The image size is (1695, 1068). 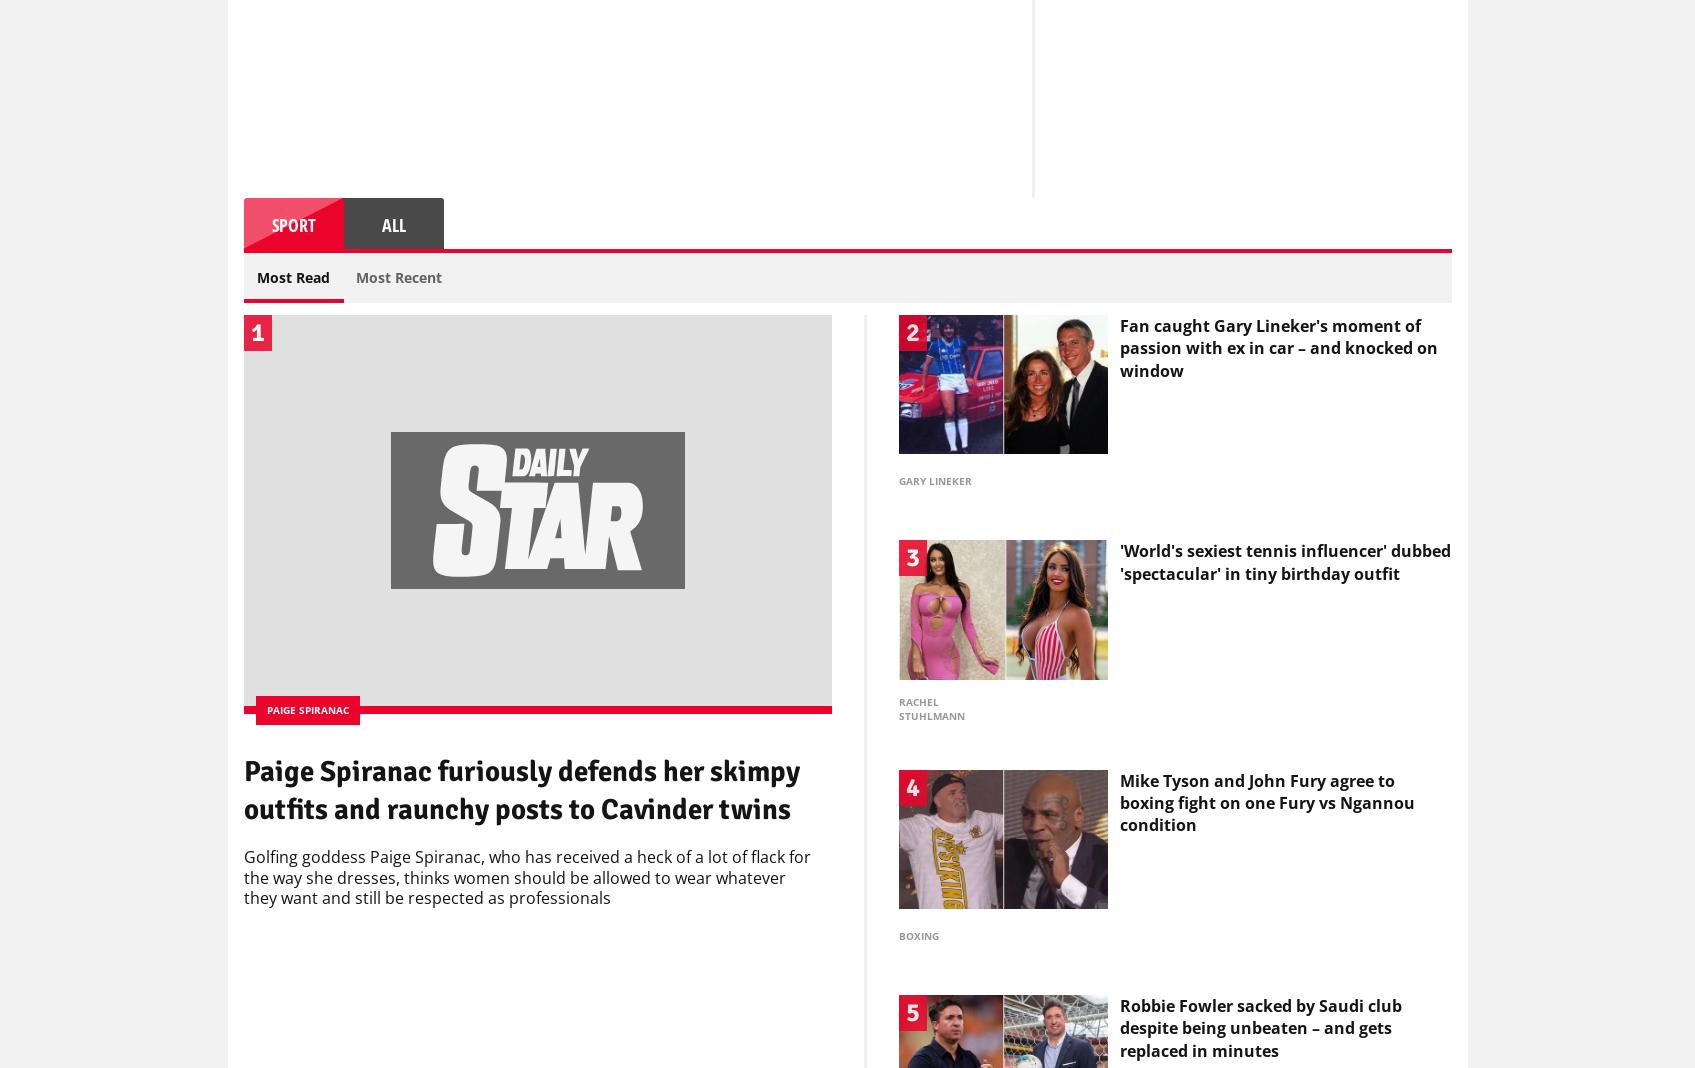 I want to click on 'Golfing goddess Paige Spiranac, who has received a heck of a lot of flack for the way she dresses, thinks women should be allowed to wear whatever they want and still be respected as professionals', so click(x=526, y=881).